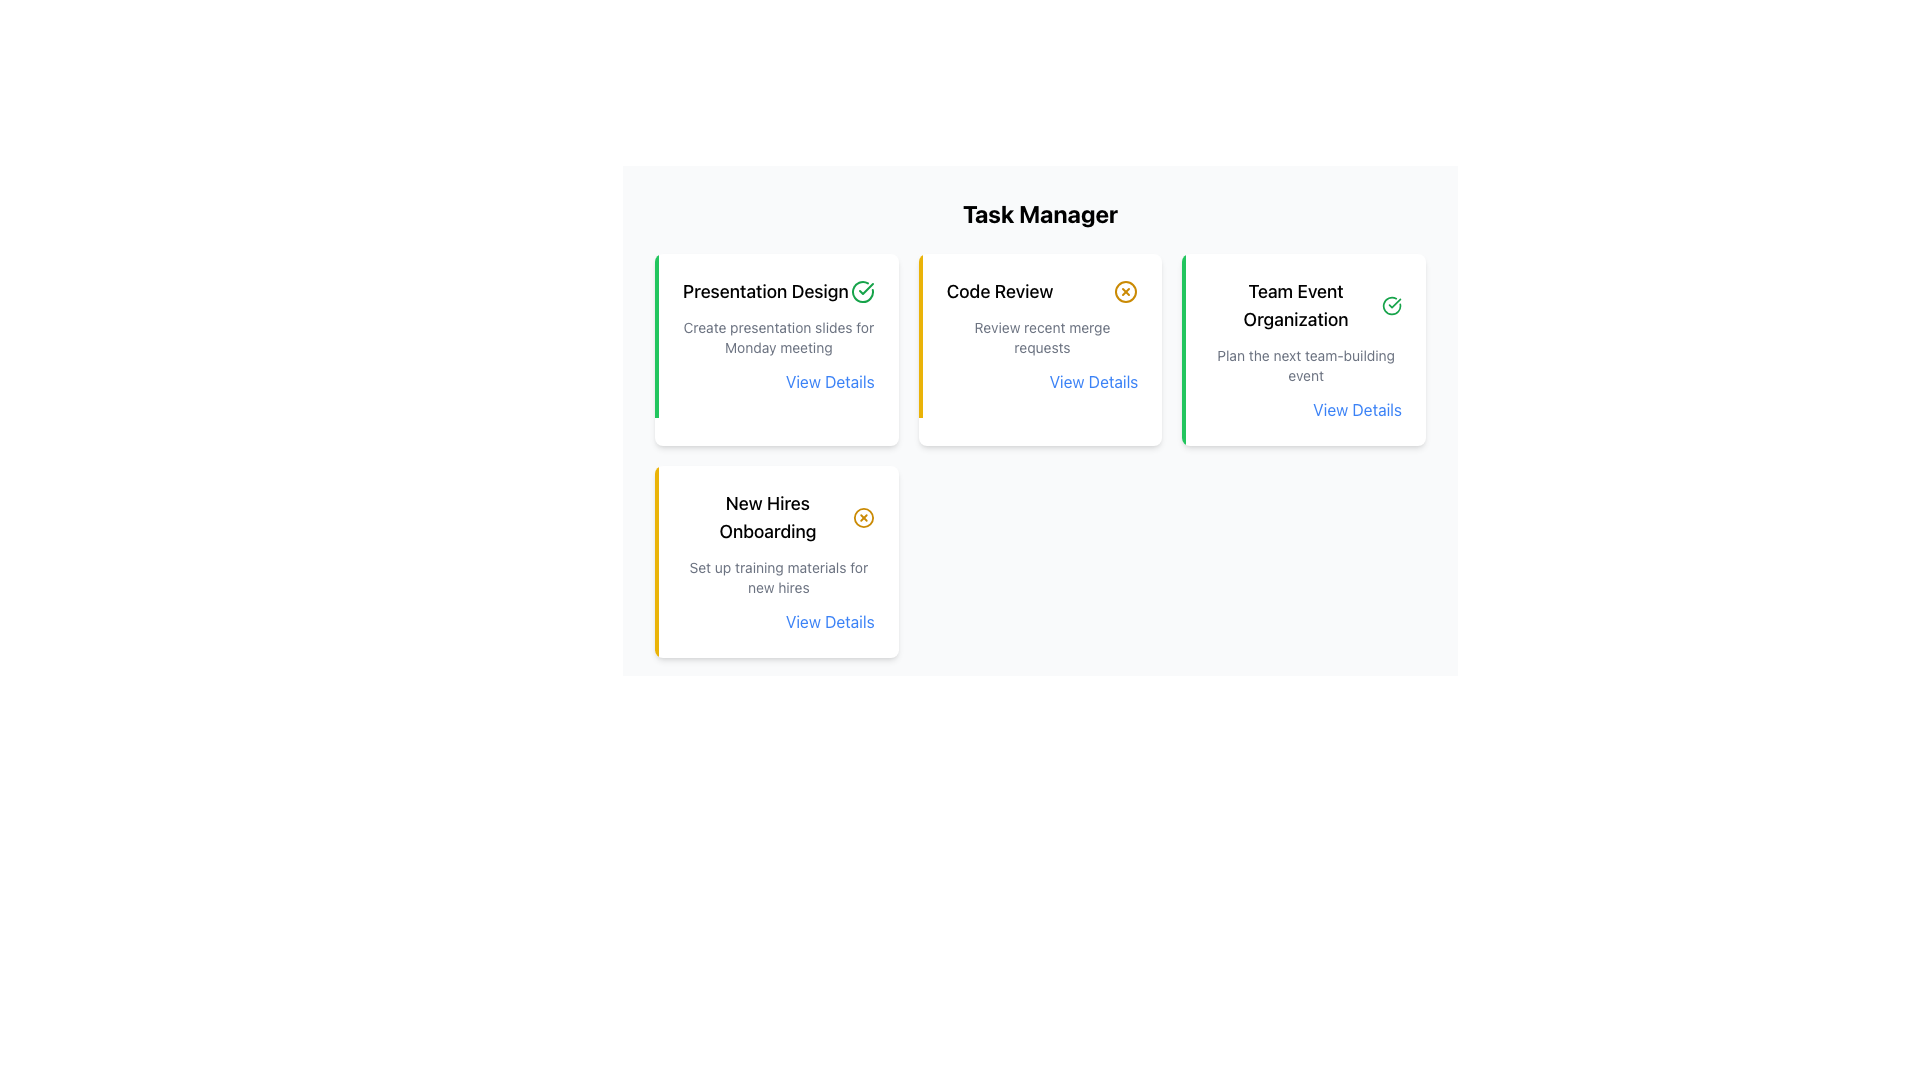 This screenshot has width=1920, height=1080. Describe the element at coordinates (777, 337) in the screenshot. I see `non-interactive text label that provides additional descriptive information about the task or item represented by the card titled 'Presentation Design', located directly below the header text in the card` at that location.